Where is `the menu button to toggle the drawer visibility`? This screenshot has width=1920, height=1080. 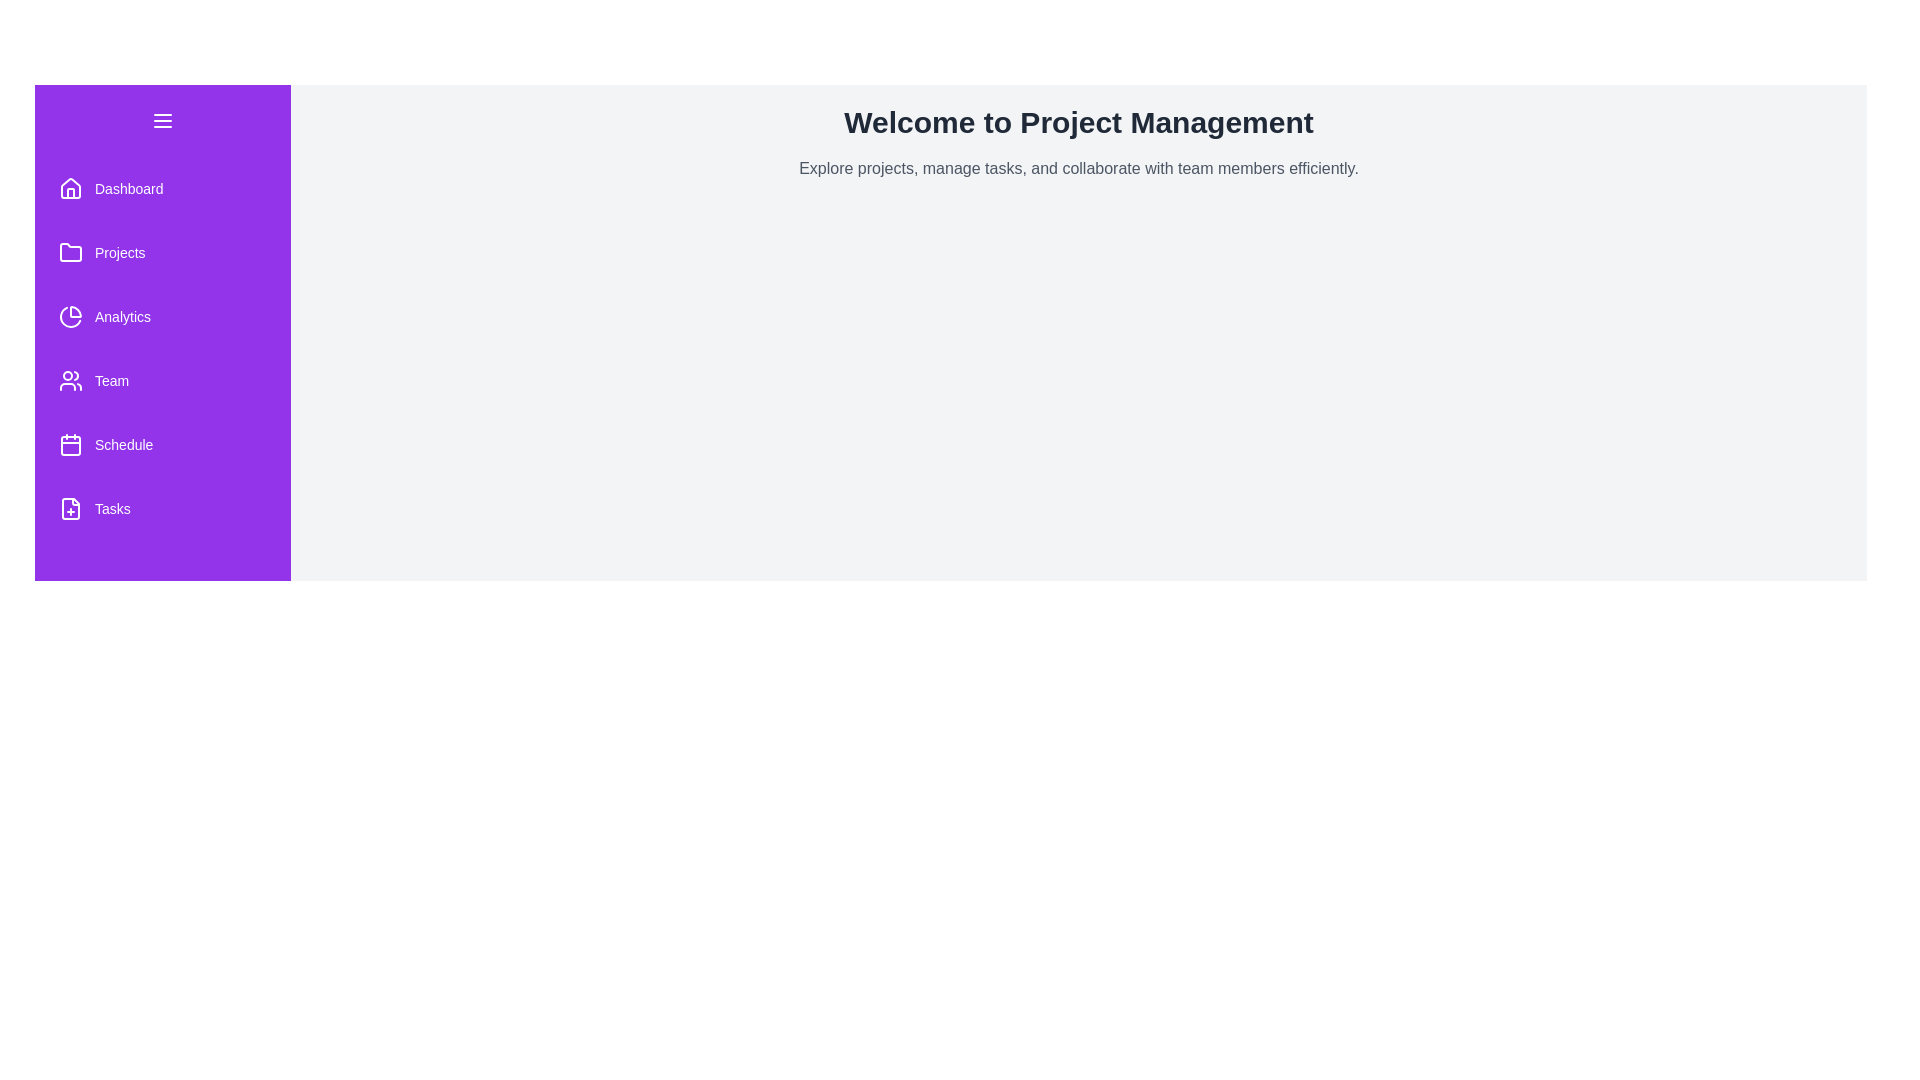 the menu button to toggle the drawer visibility is located at coordinates (163, 120).